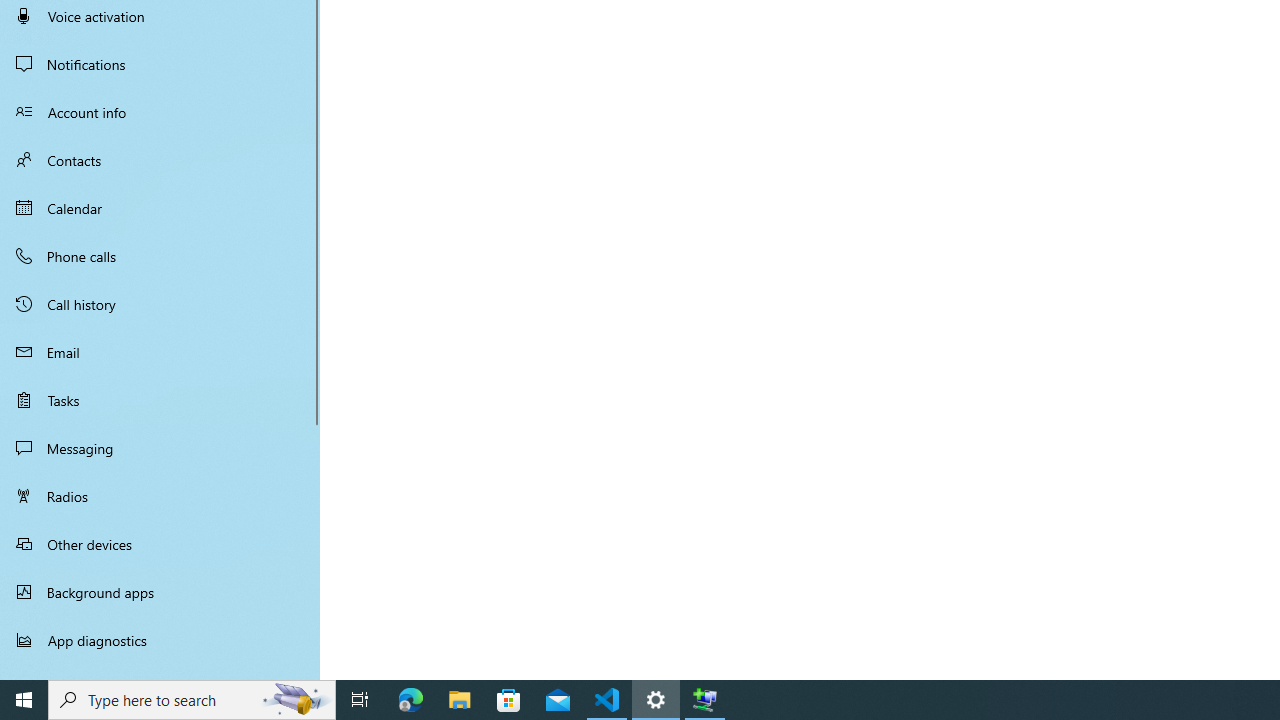  I want to click on 'App diagnostics', so click(160, 640).